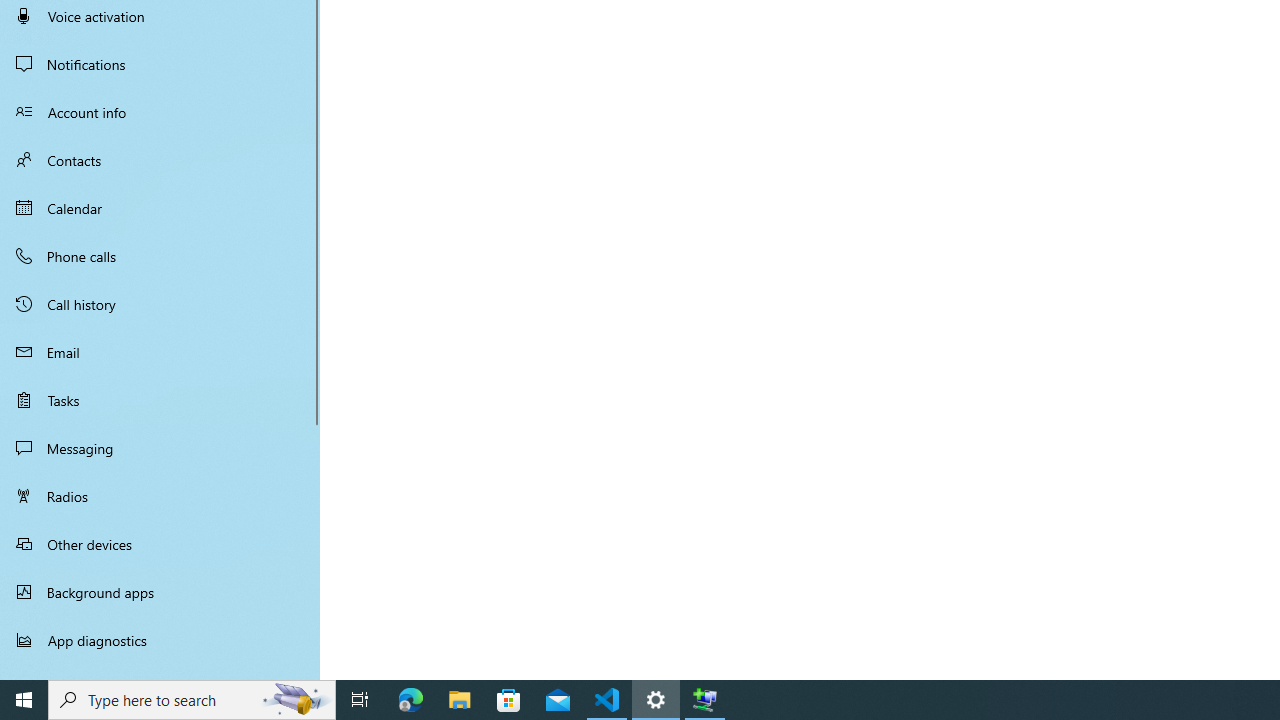  I want to click on 'App diagnostics', so click(160, 640).